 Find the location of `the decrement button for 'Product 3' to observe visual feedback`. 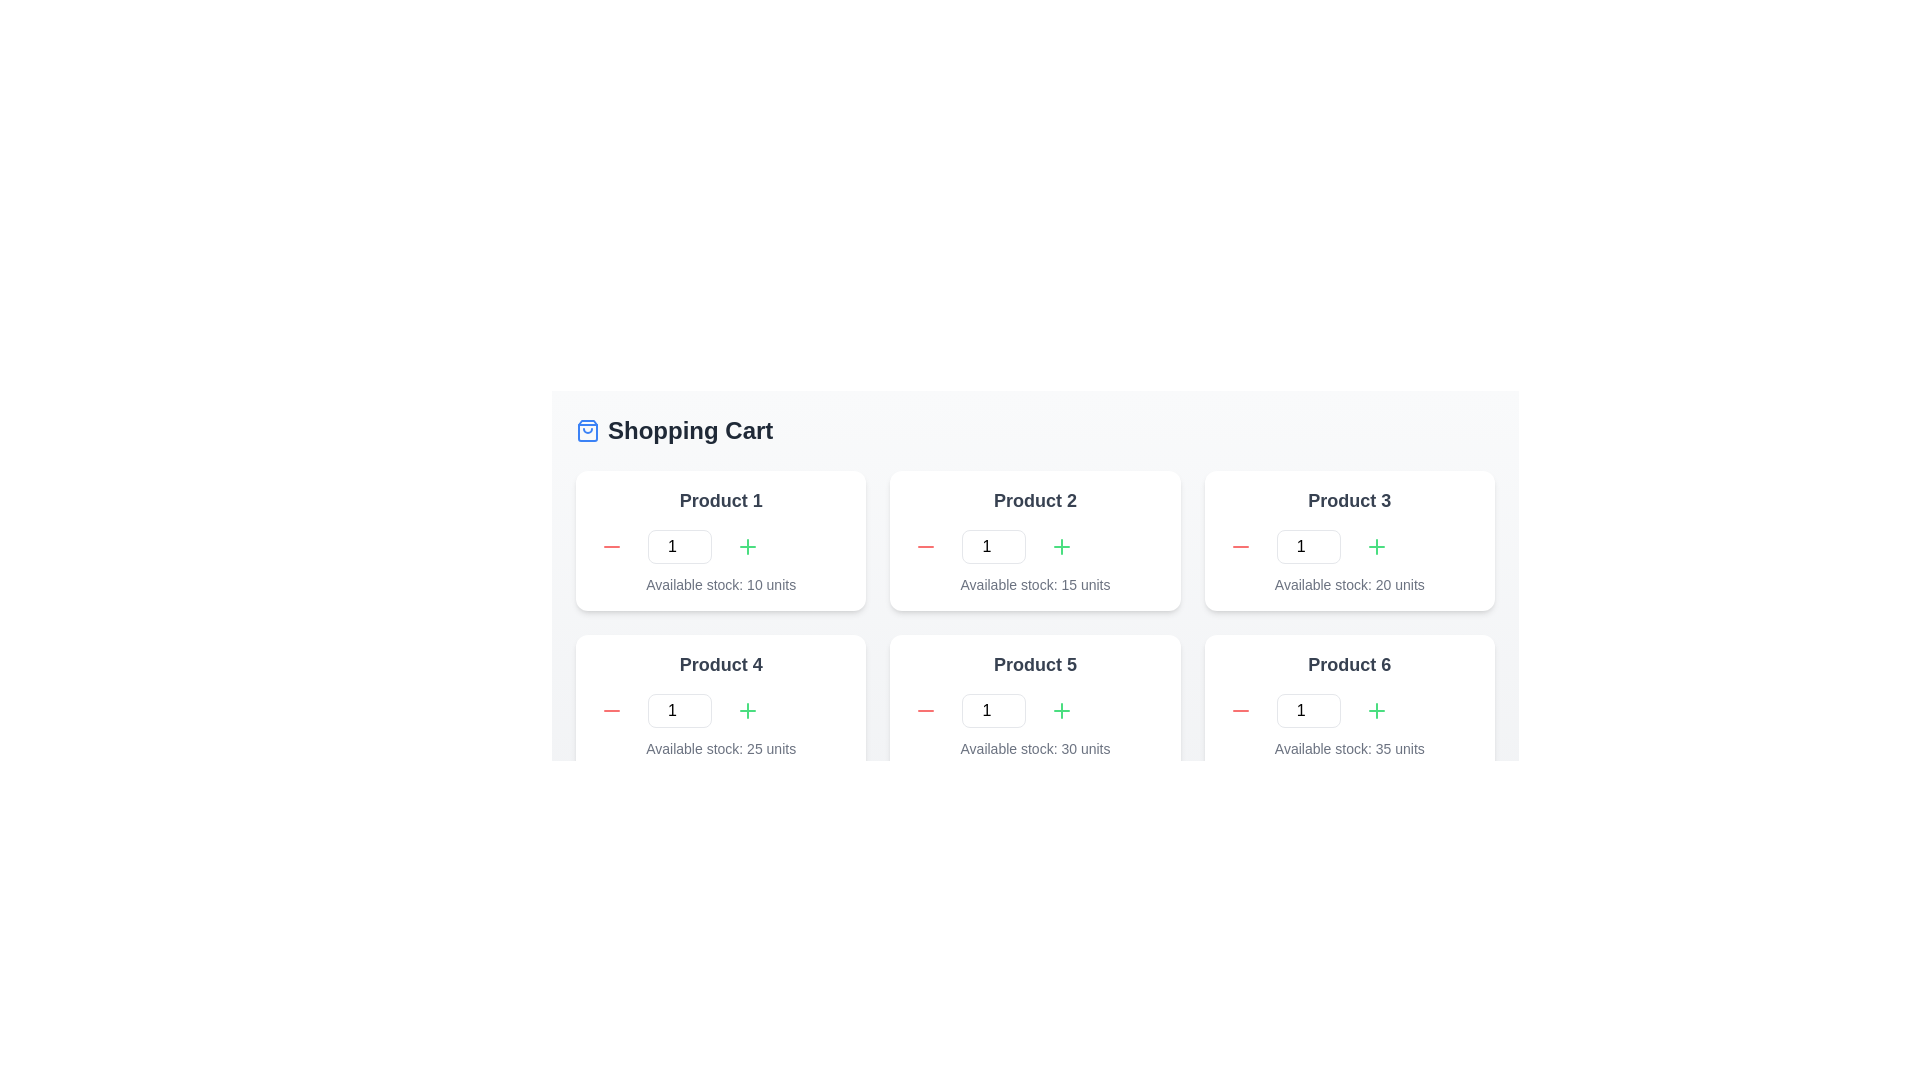

the decrement button for 'Product 3' to observe visual feedback is located at coordinates (1239, 547).